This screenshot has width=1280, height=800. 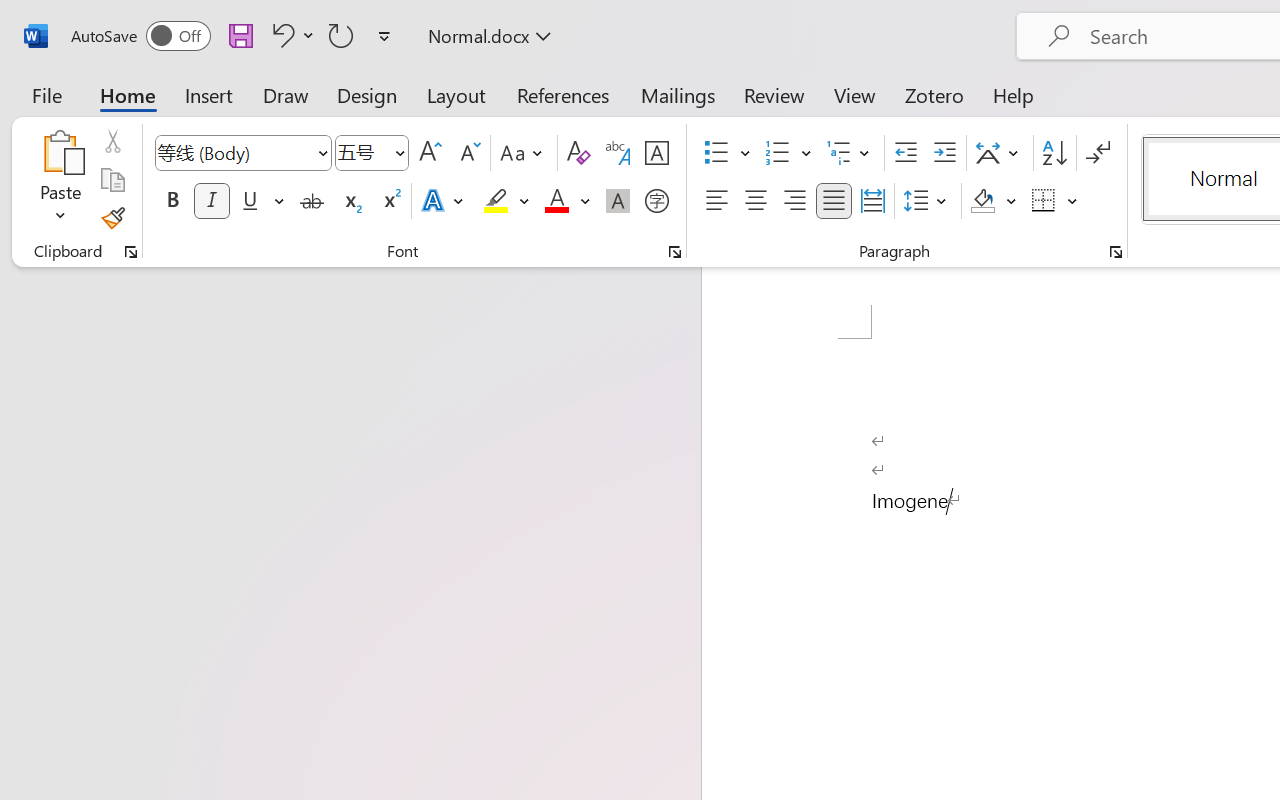 I want to click on 'Asian Layout', so click(x=1000, y=153).